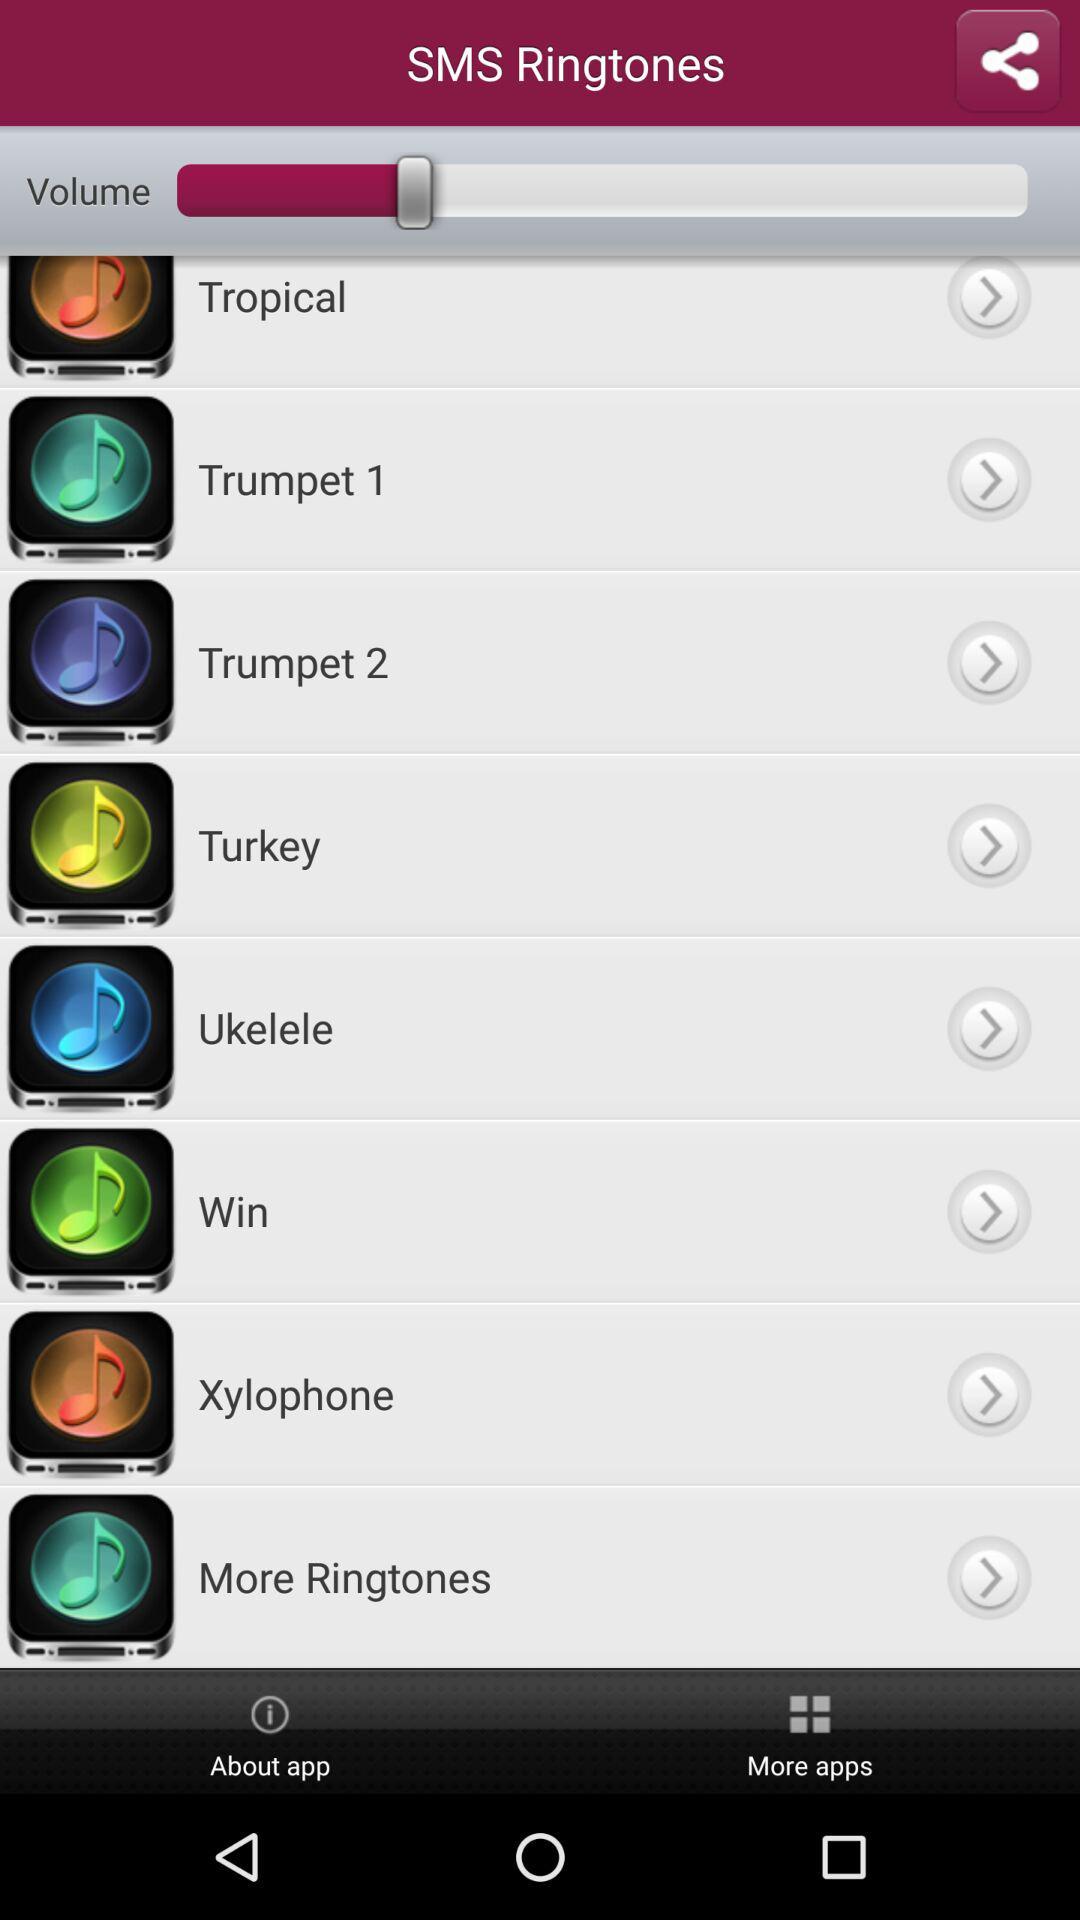 The width and height of the screenshot is (1080, 1920). I want to click on trumpet 1, so click(987, 477).